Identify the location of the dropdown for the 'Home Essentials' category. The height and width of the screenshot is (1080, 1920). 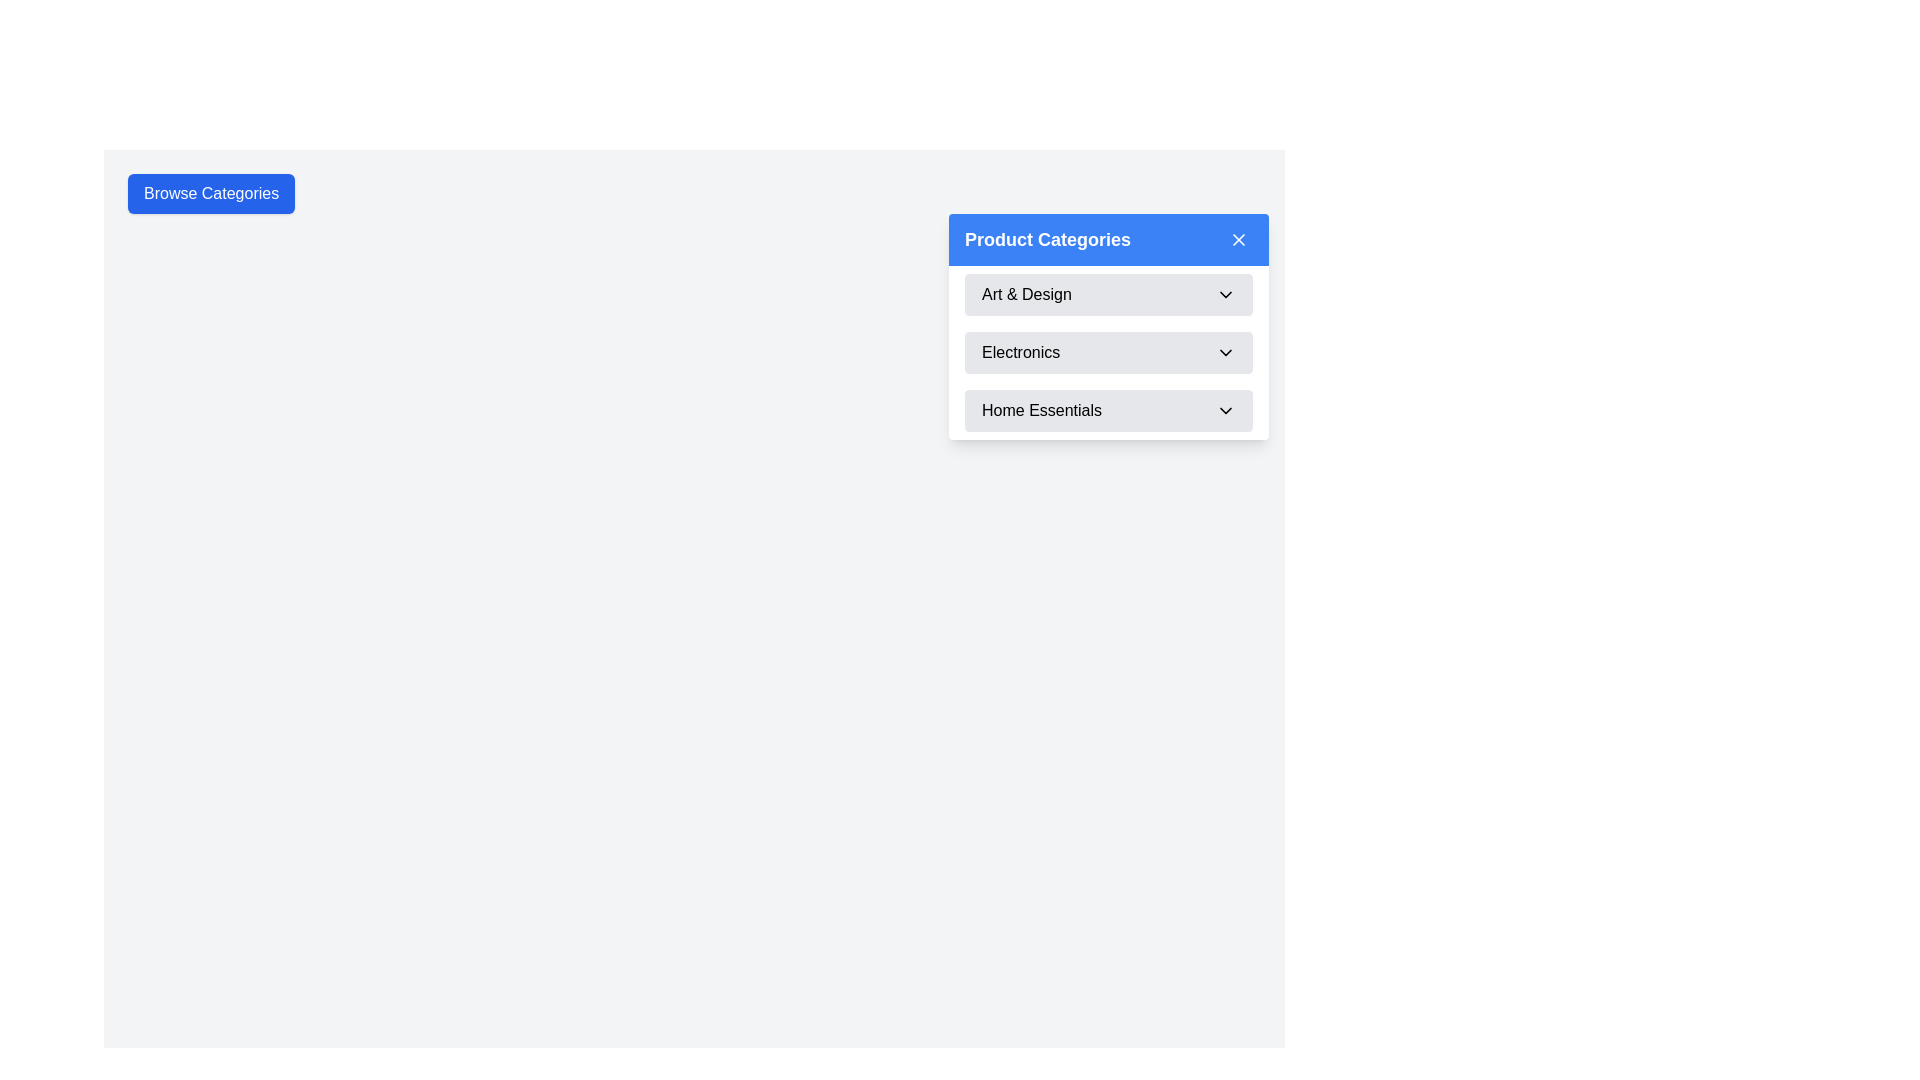
(1107, 410).